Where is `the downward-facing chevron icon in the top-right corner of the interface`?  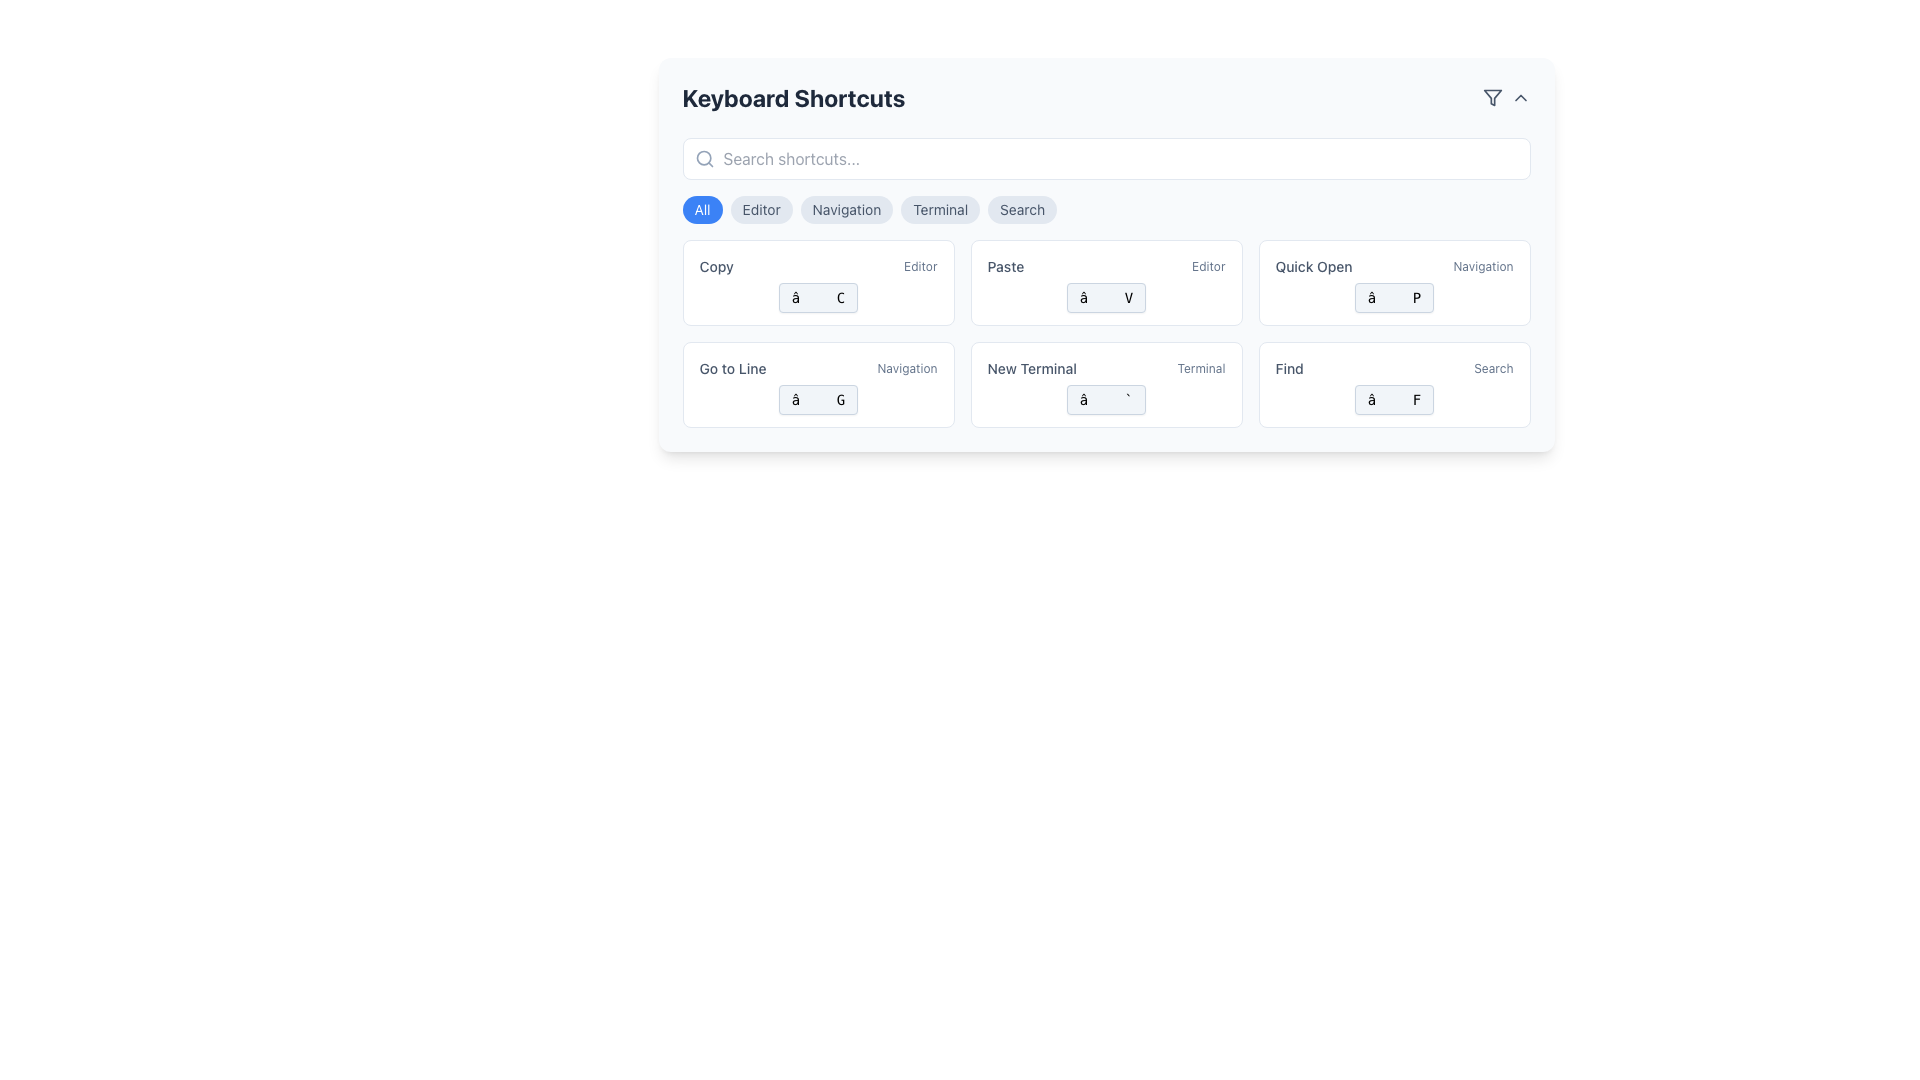
the downward-facing chevron icon in the top-right corner of the interface is located at coordinates (1520, 97).